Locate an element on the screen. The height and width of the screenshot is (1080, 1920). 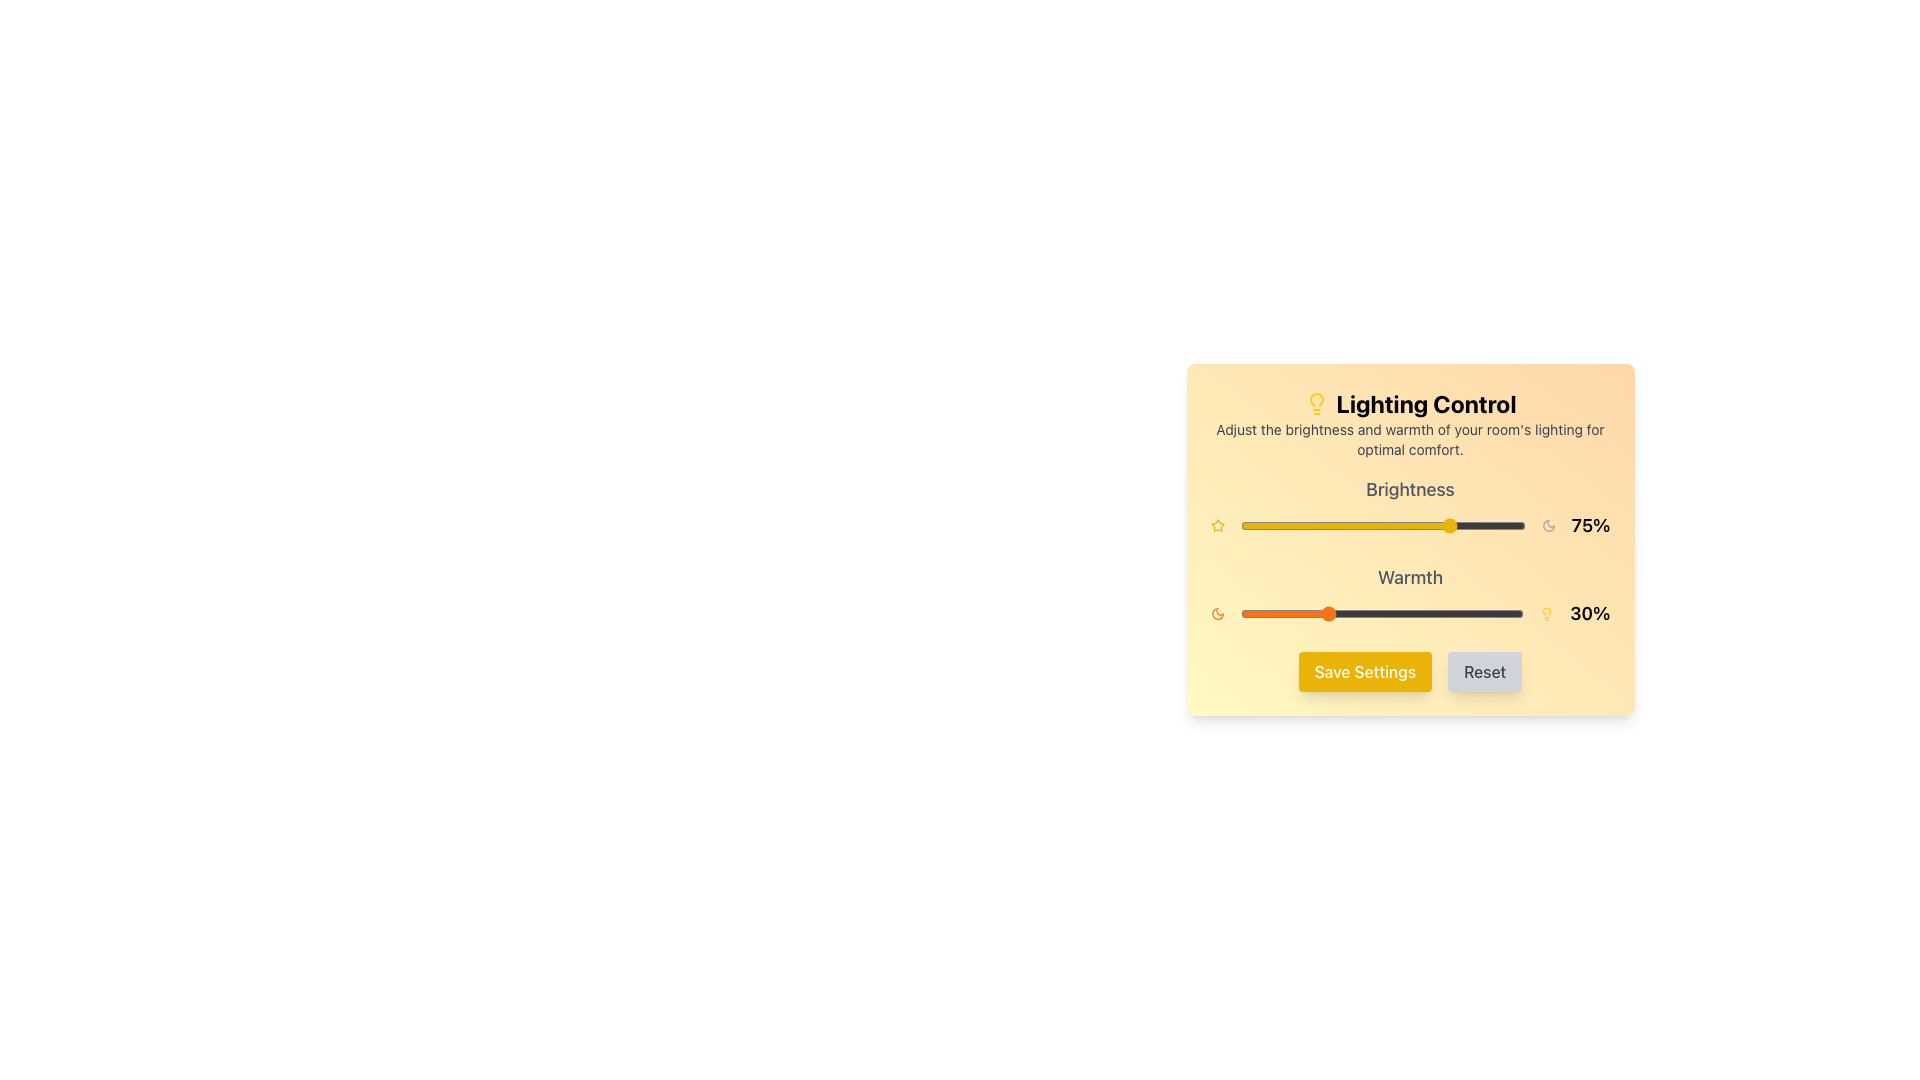
value of the static text displaying '75%' which is located near the right edge of the settings panel, adjacent to the brightness slider is located at coordinates (1590, 524).